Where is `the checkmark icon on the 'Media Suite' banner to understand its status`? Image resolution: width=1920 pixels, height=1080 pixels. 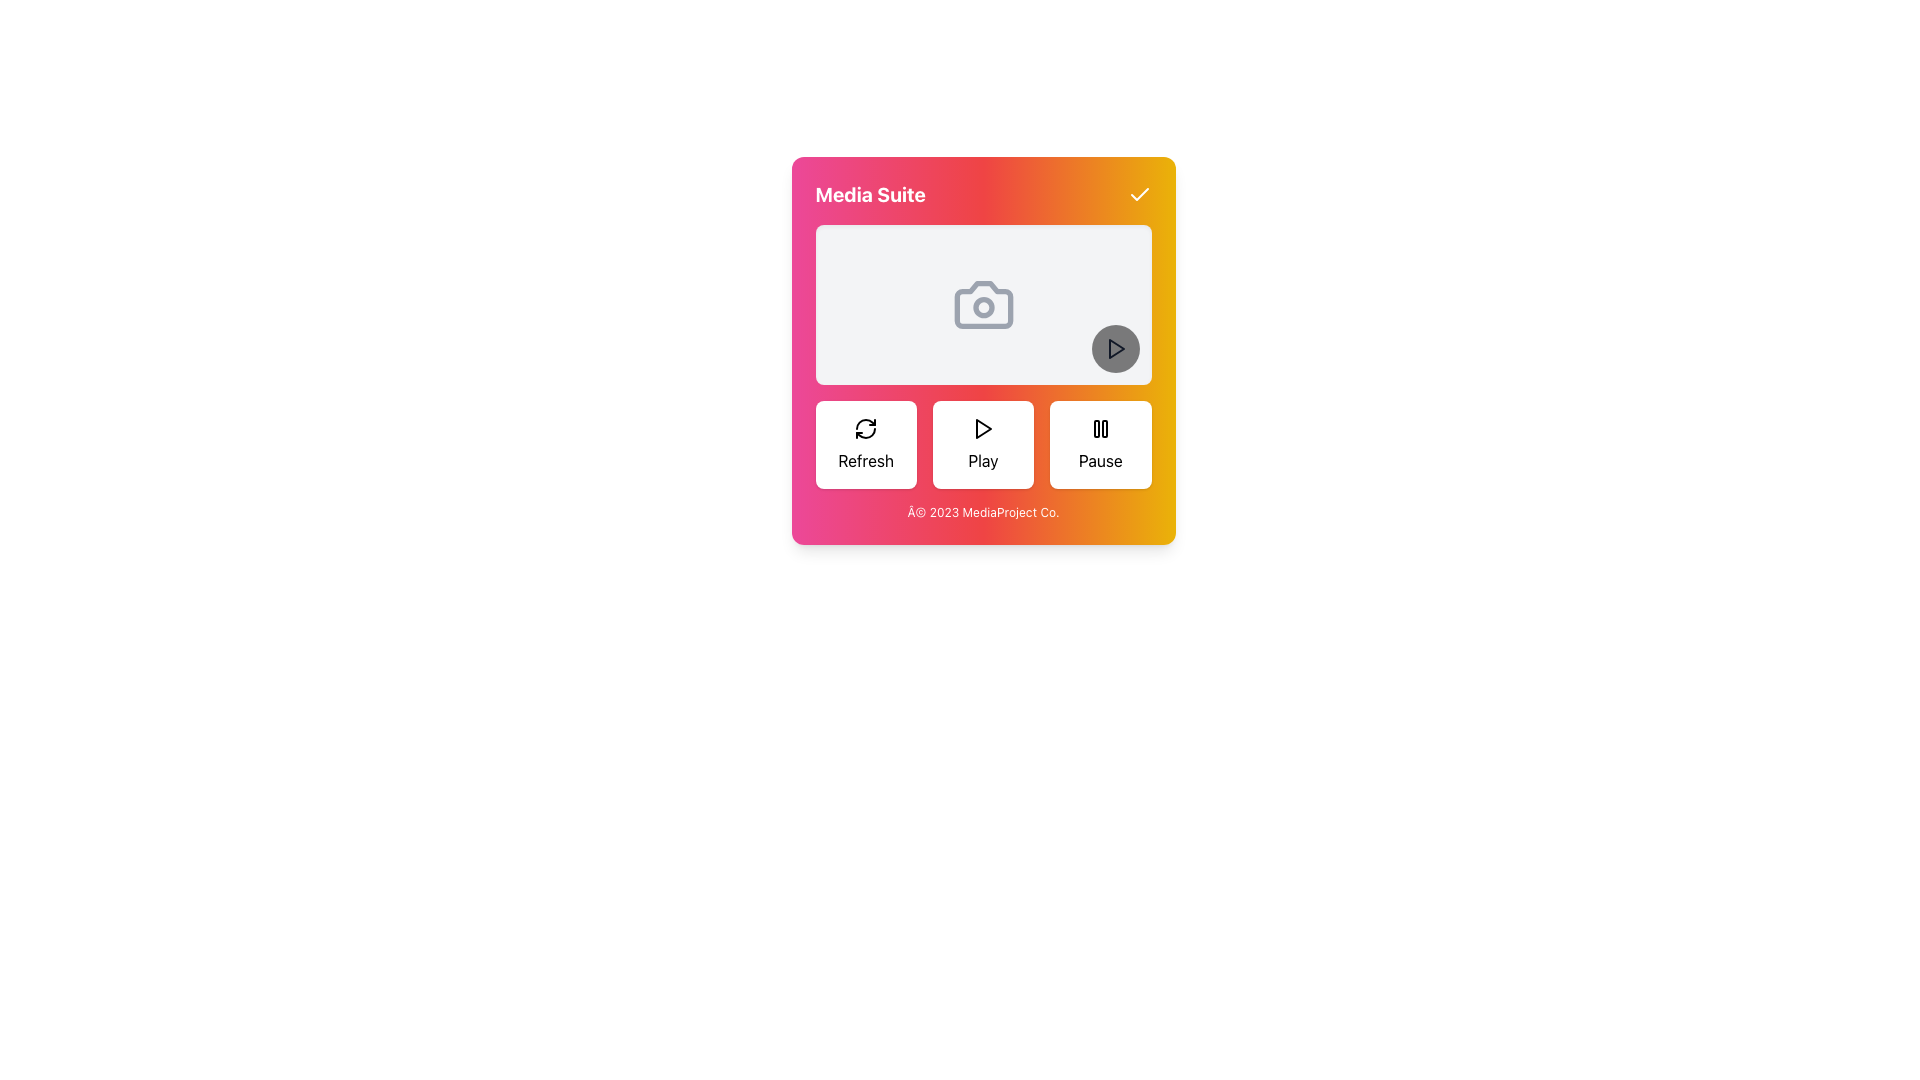
the checkmark icon on the 'Media Suite' banner to understand its status is located at coordinates (983, 195).